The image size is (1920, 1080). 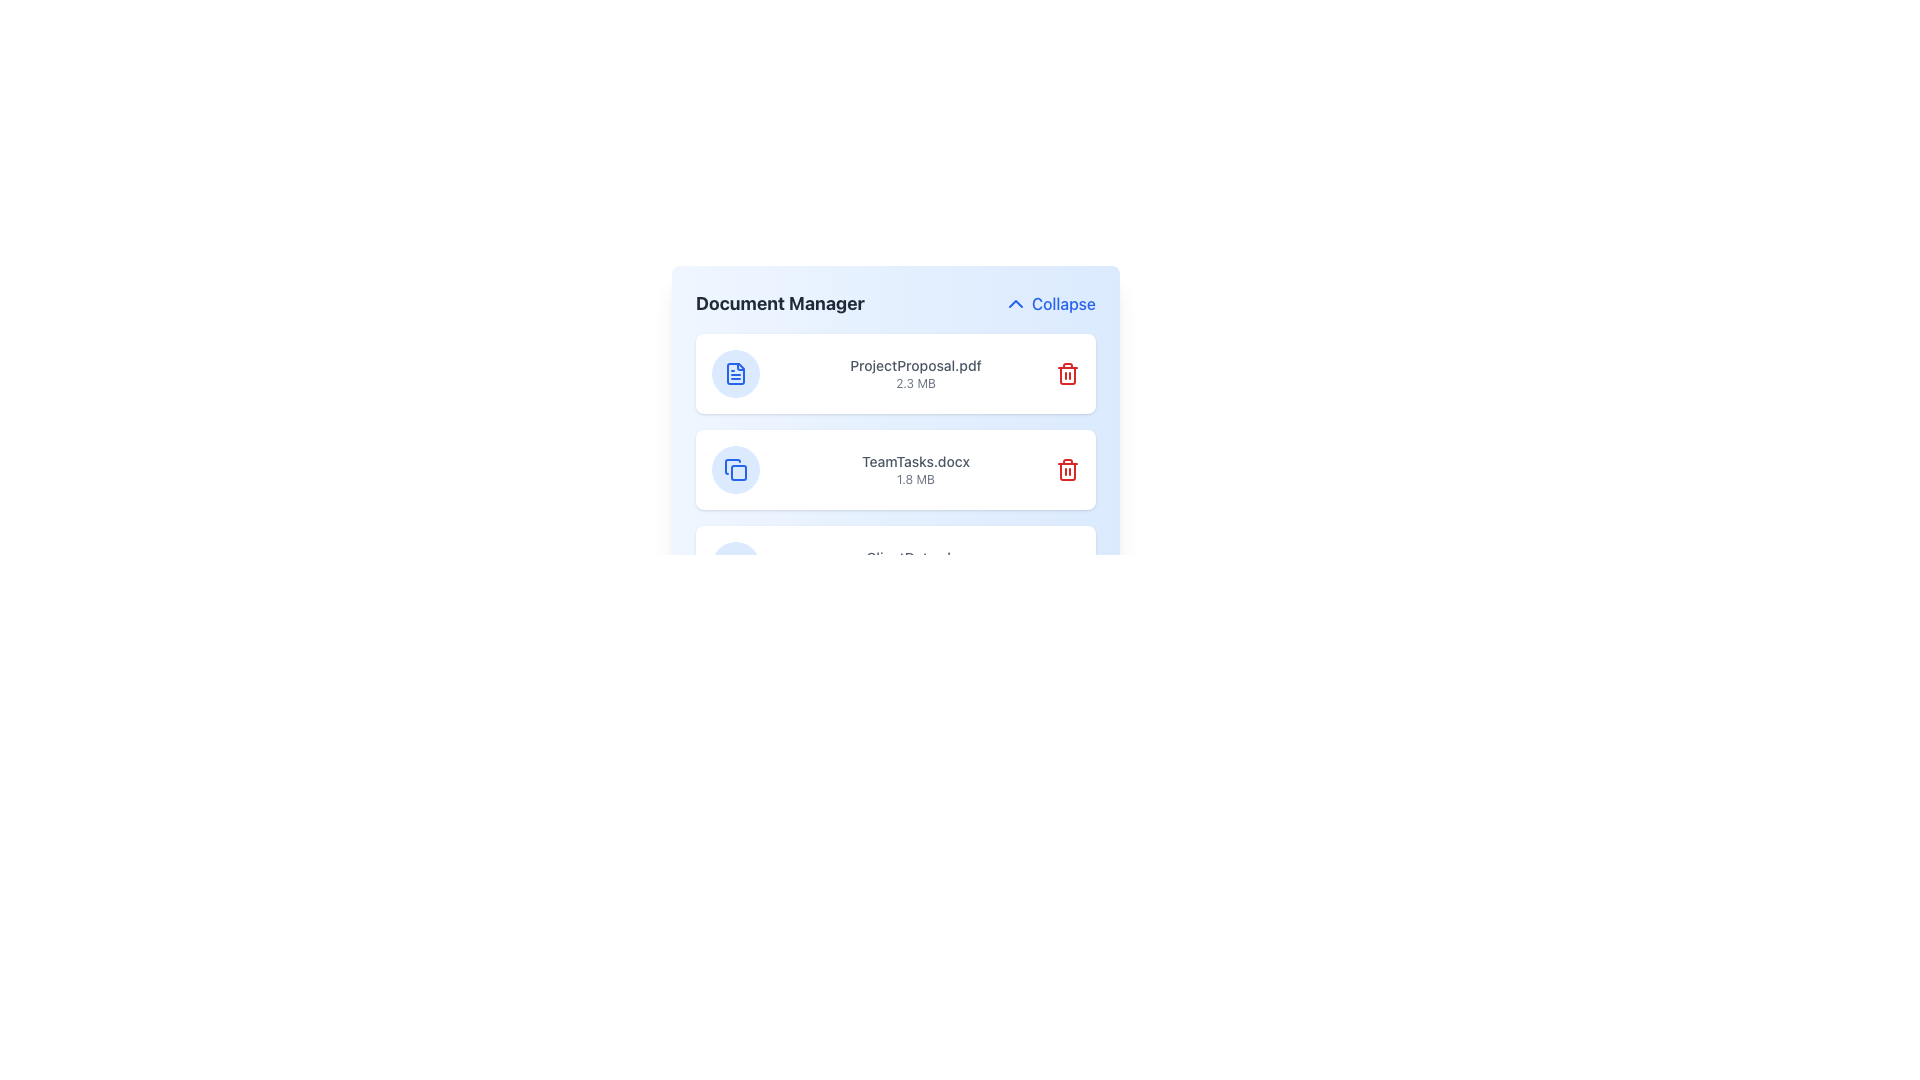 What do you see at coordinates (895, 470) in the screenshot?
I see `the file name in the second list item of the Document Manager section` at bounding box center [895, 470].